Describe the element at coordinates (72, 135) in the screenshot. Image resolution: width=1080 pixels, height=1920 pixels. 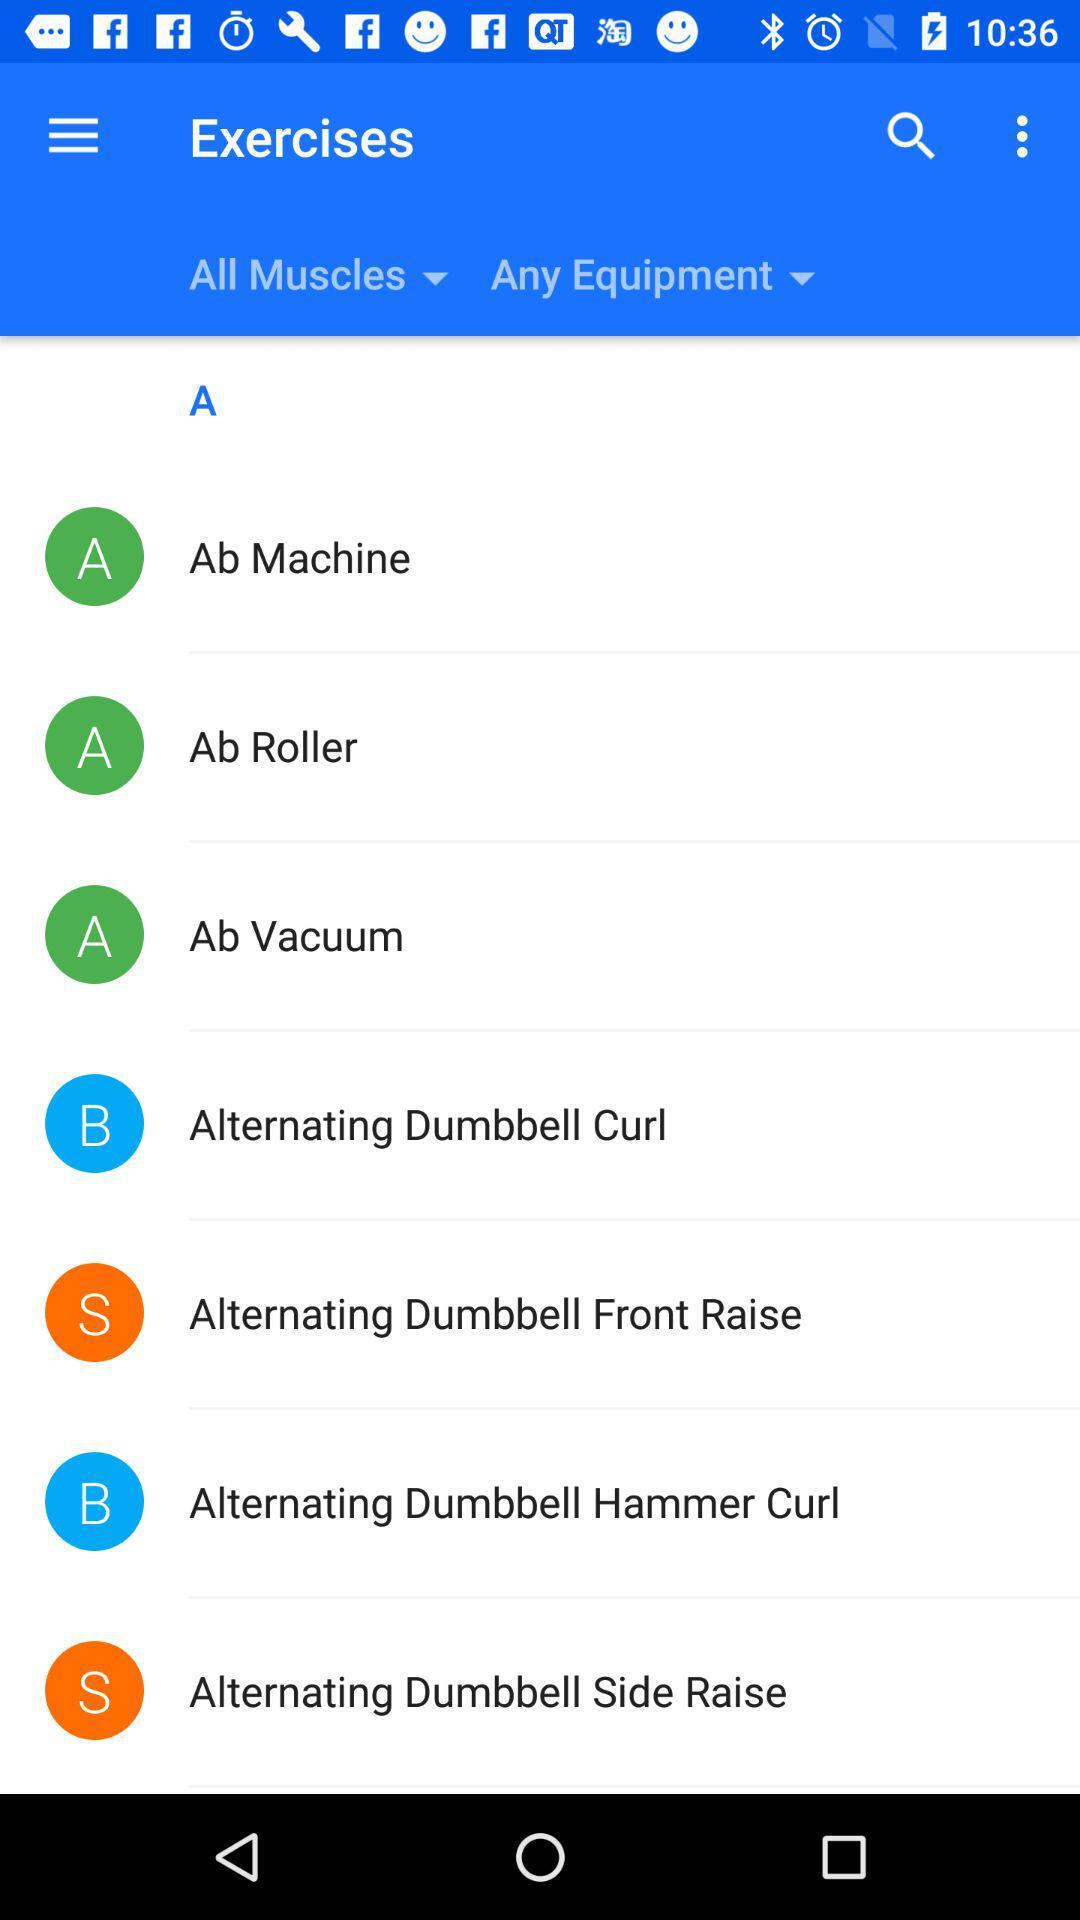
I see `the item next to the exercises` at that location.